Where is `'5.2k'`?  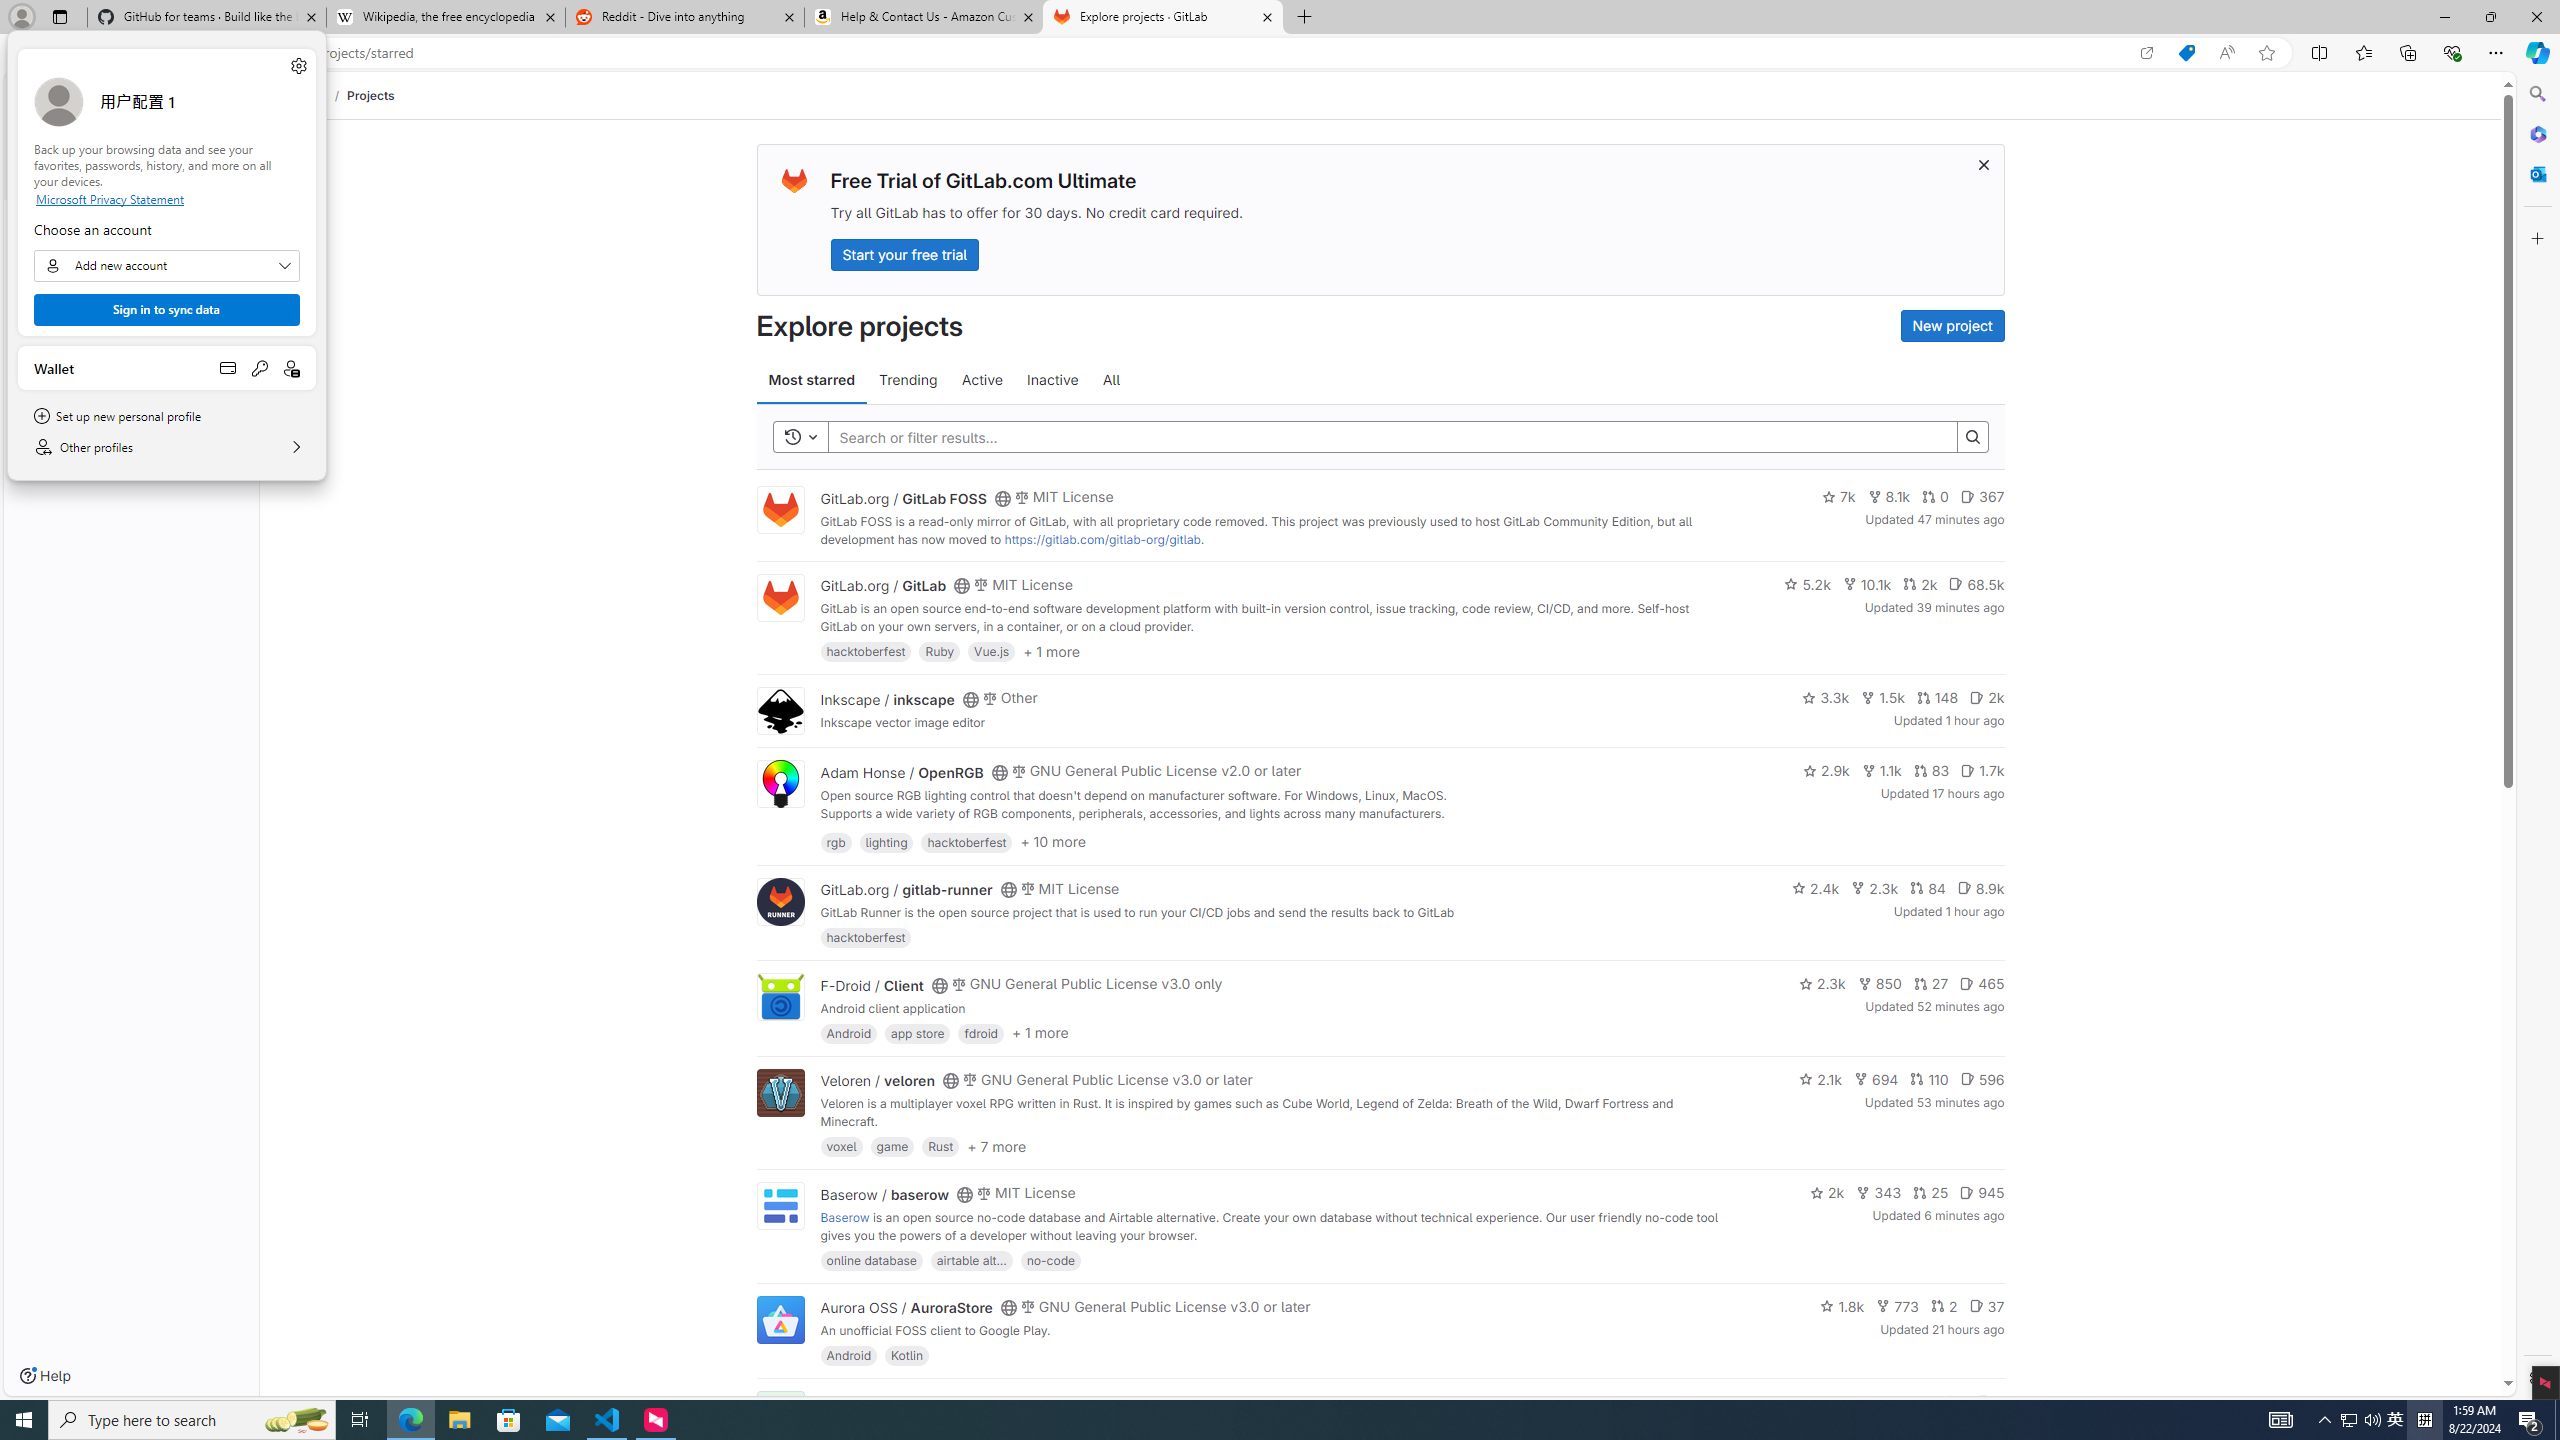
'5.2k' is located at coordinates (1806, 582).